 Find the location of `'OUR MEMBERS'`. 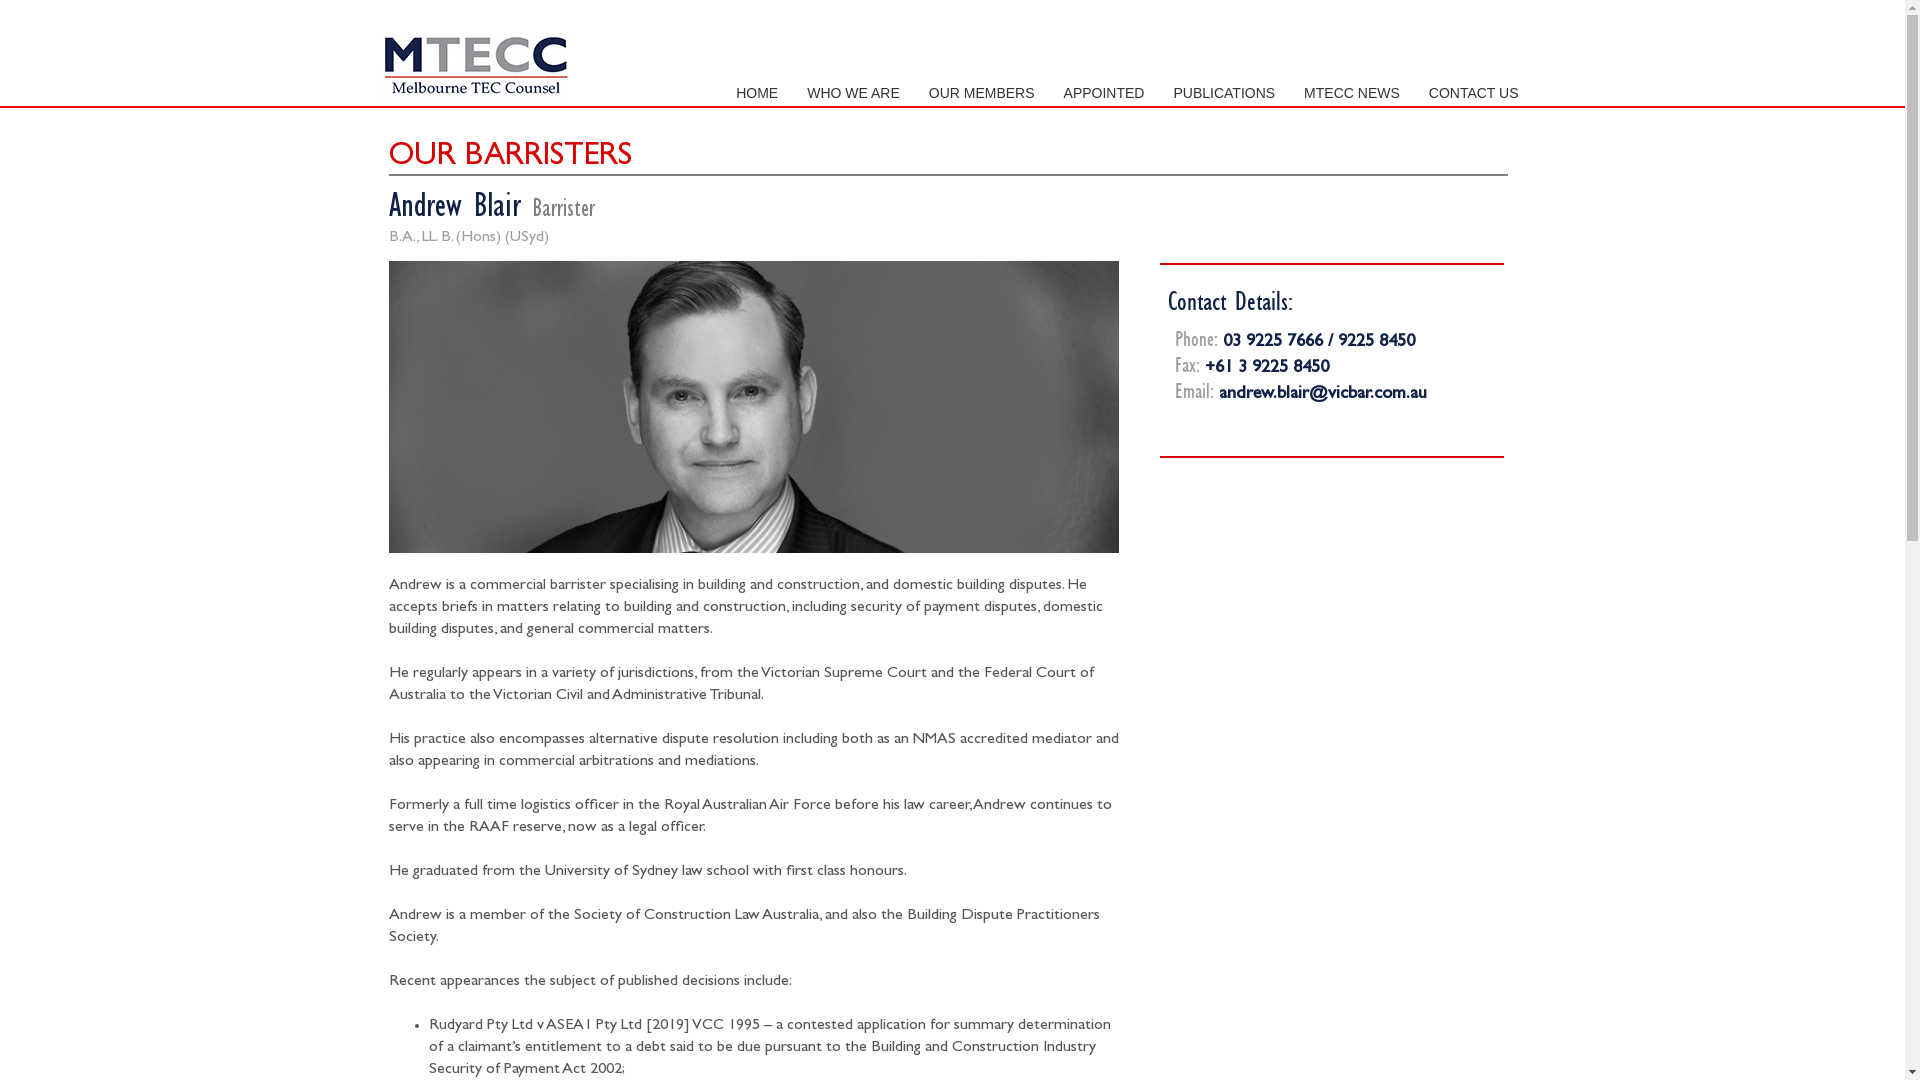

'OUR MEMBERS' is located at coordinates (982, 92).